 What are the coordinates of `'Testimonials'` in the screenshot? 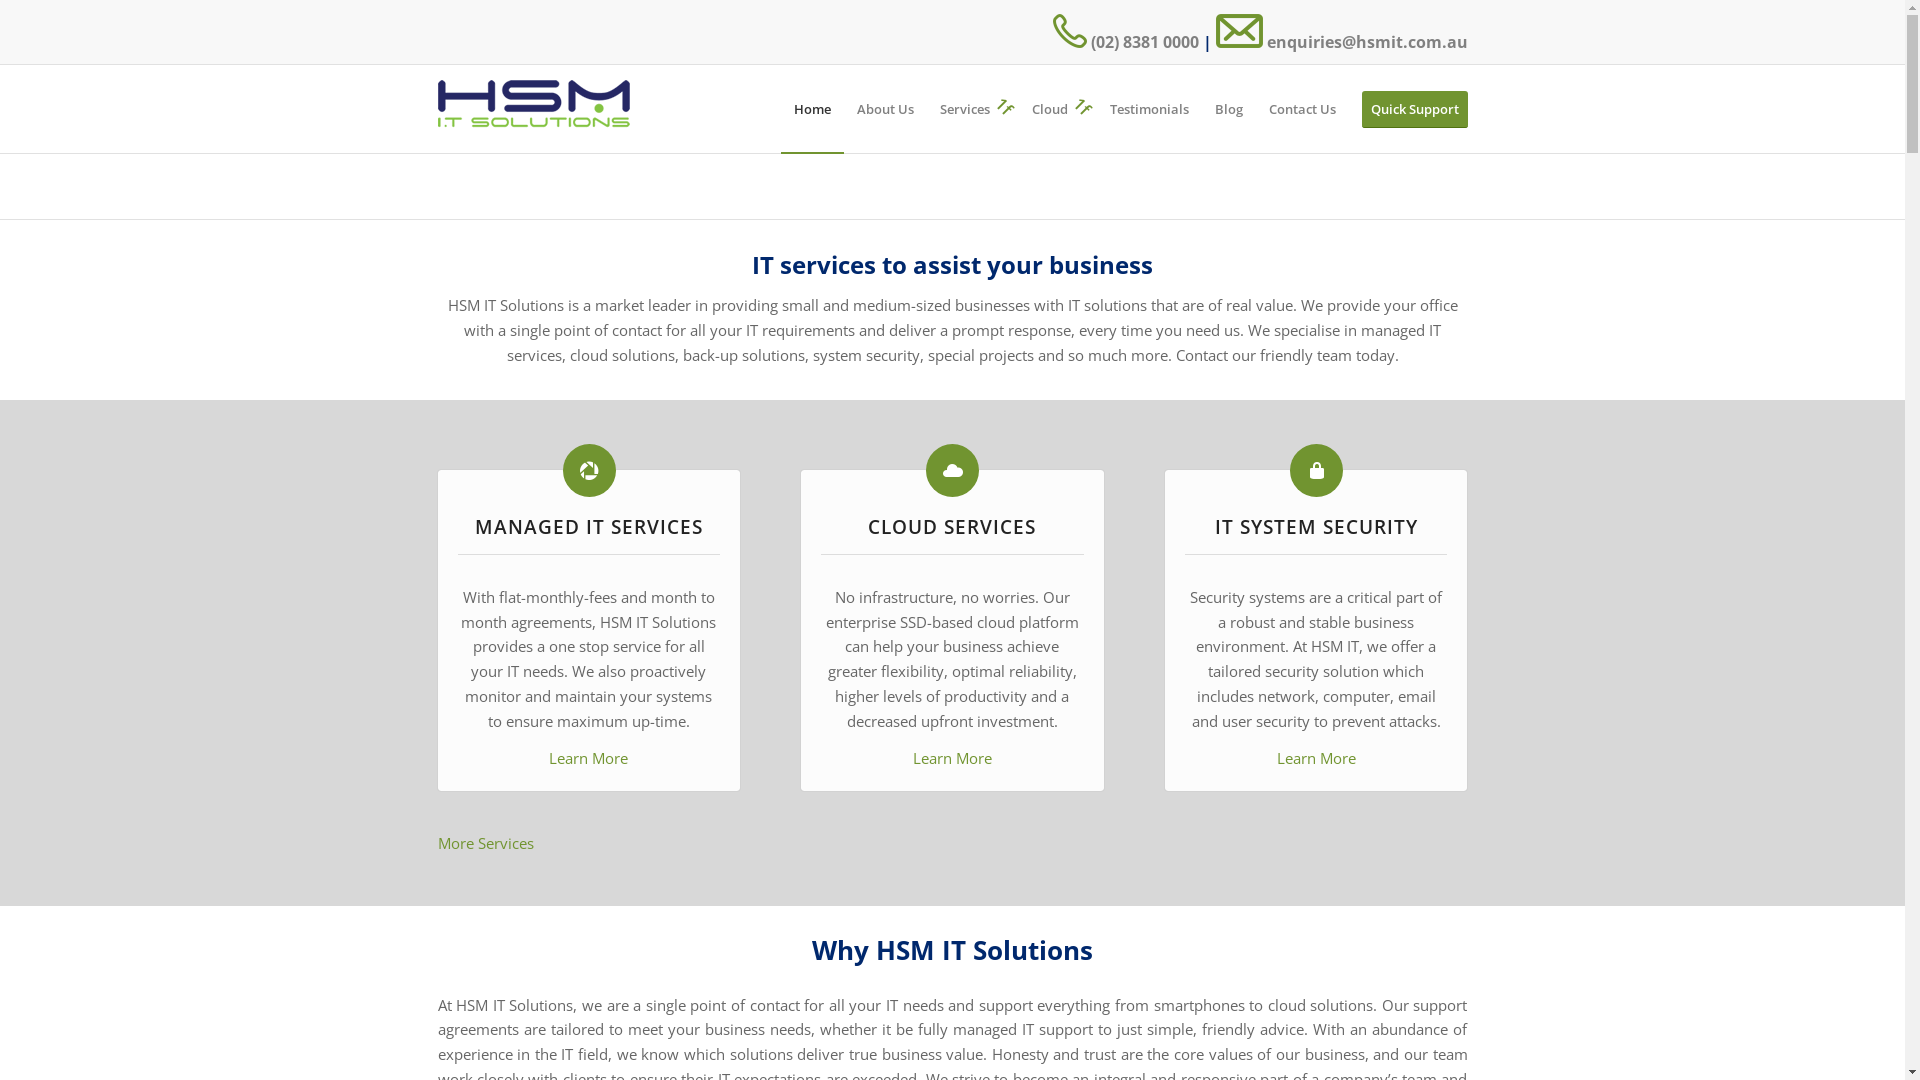 It's located at (1148, 108).